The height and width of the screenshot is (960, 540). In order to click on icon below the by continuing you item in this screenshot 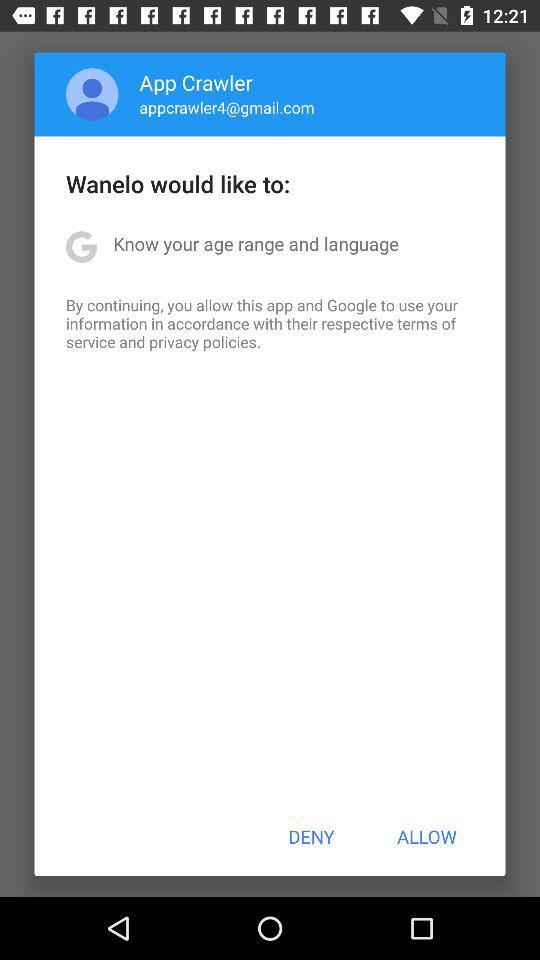, I will do `click(311, 836)`.